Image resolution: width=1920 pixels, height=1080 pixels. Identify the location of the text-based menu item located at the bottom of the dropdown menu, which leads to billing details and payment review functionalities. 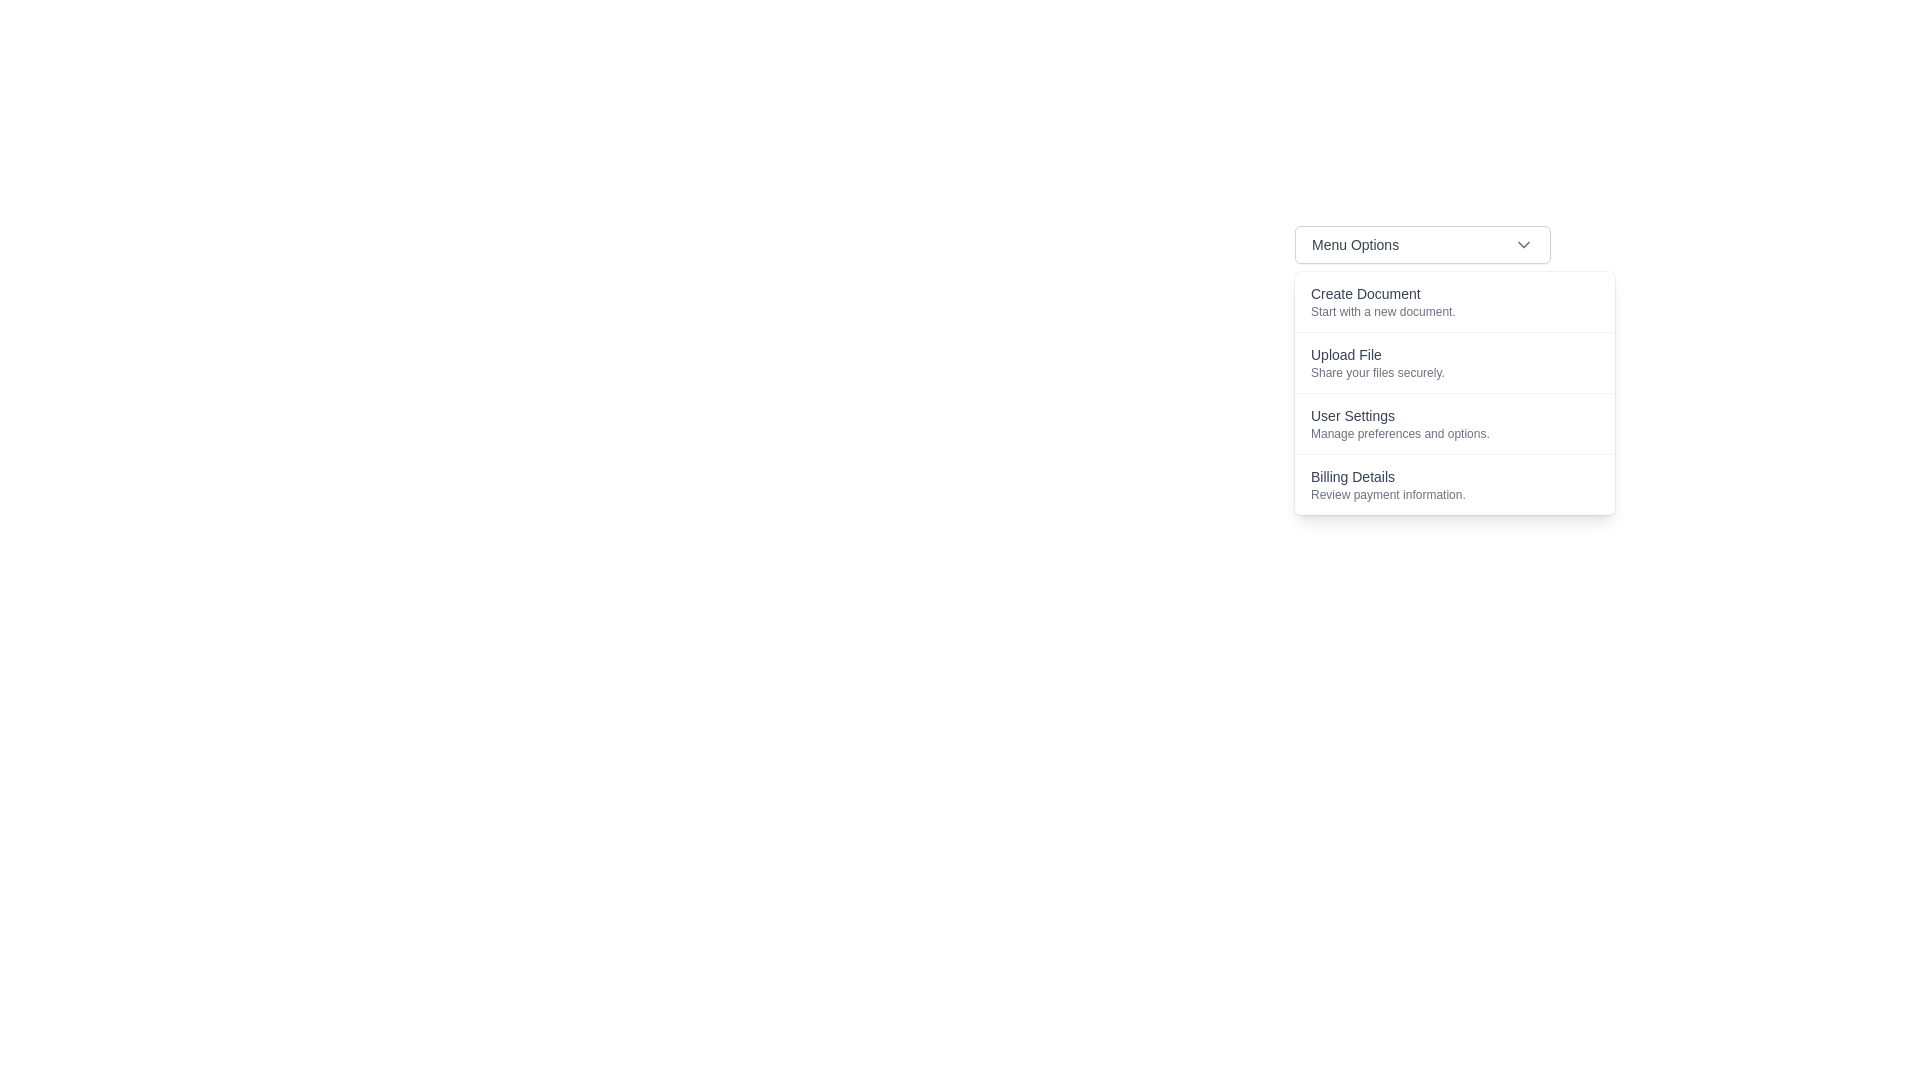
(1454, 484).